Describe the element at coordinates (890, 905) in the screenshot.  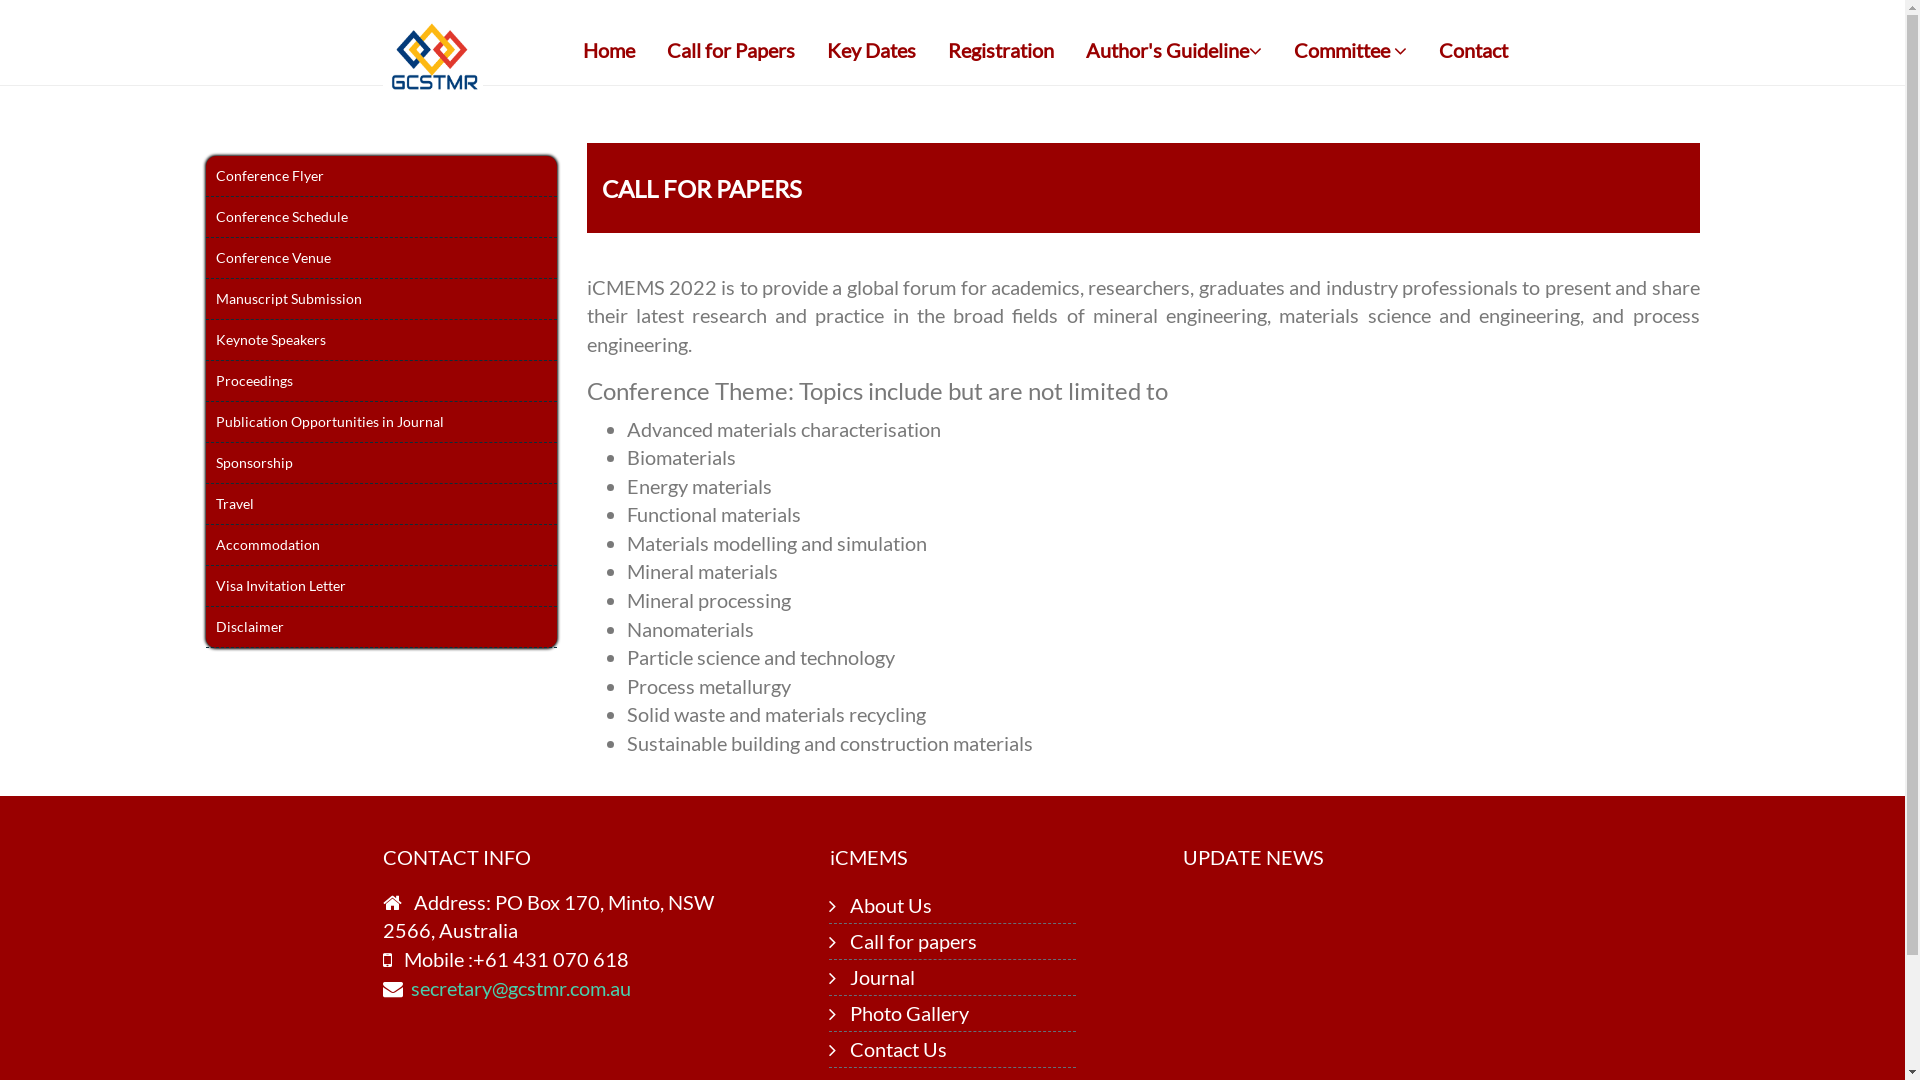
I see `'About Us'` at that location.